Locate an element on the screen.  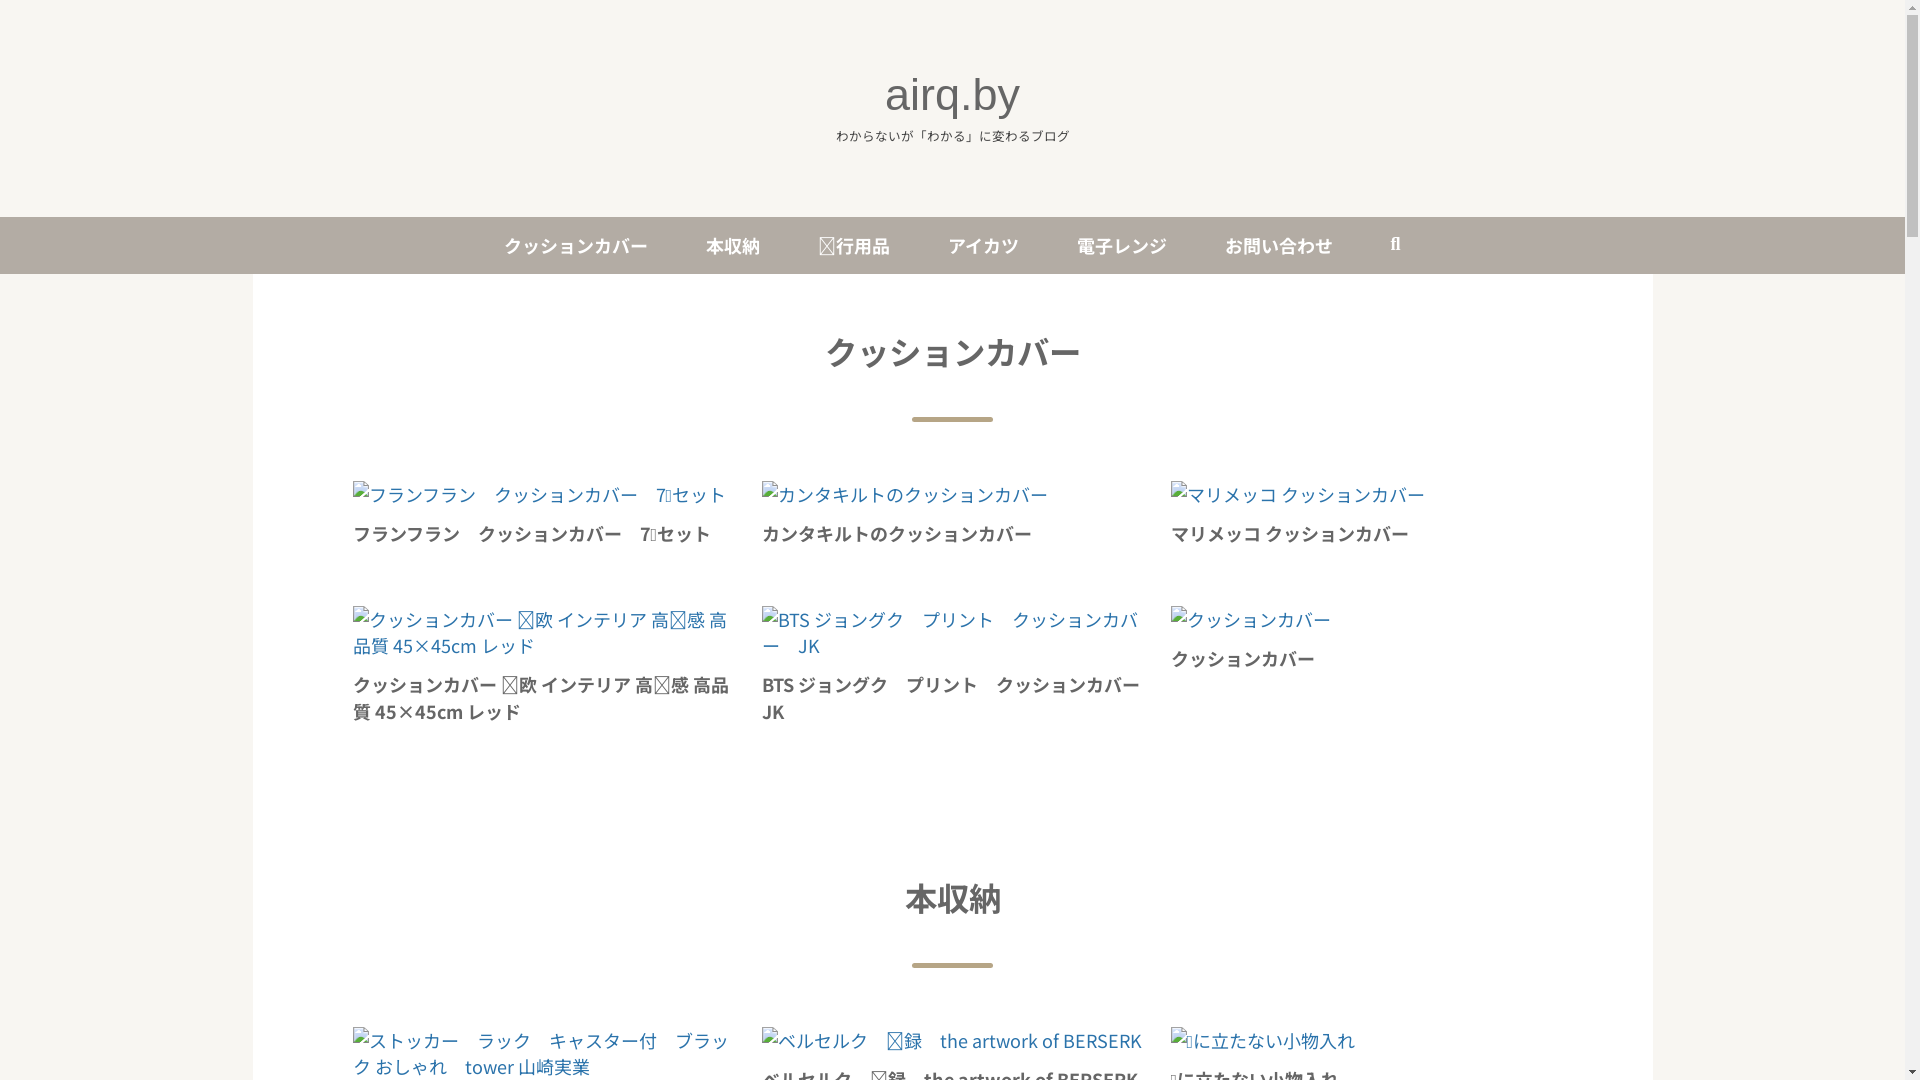
'airq.by' is located at coordinates (951, 94).